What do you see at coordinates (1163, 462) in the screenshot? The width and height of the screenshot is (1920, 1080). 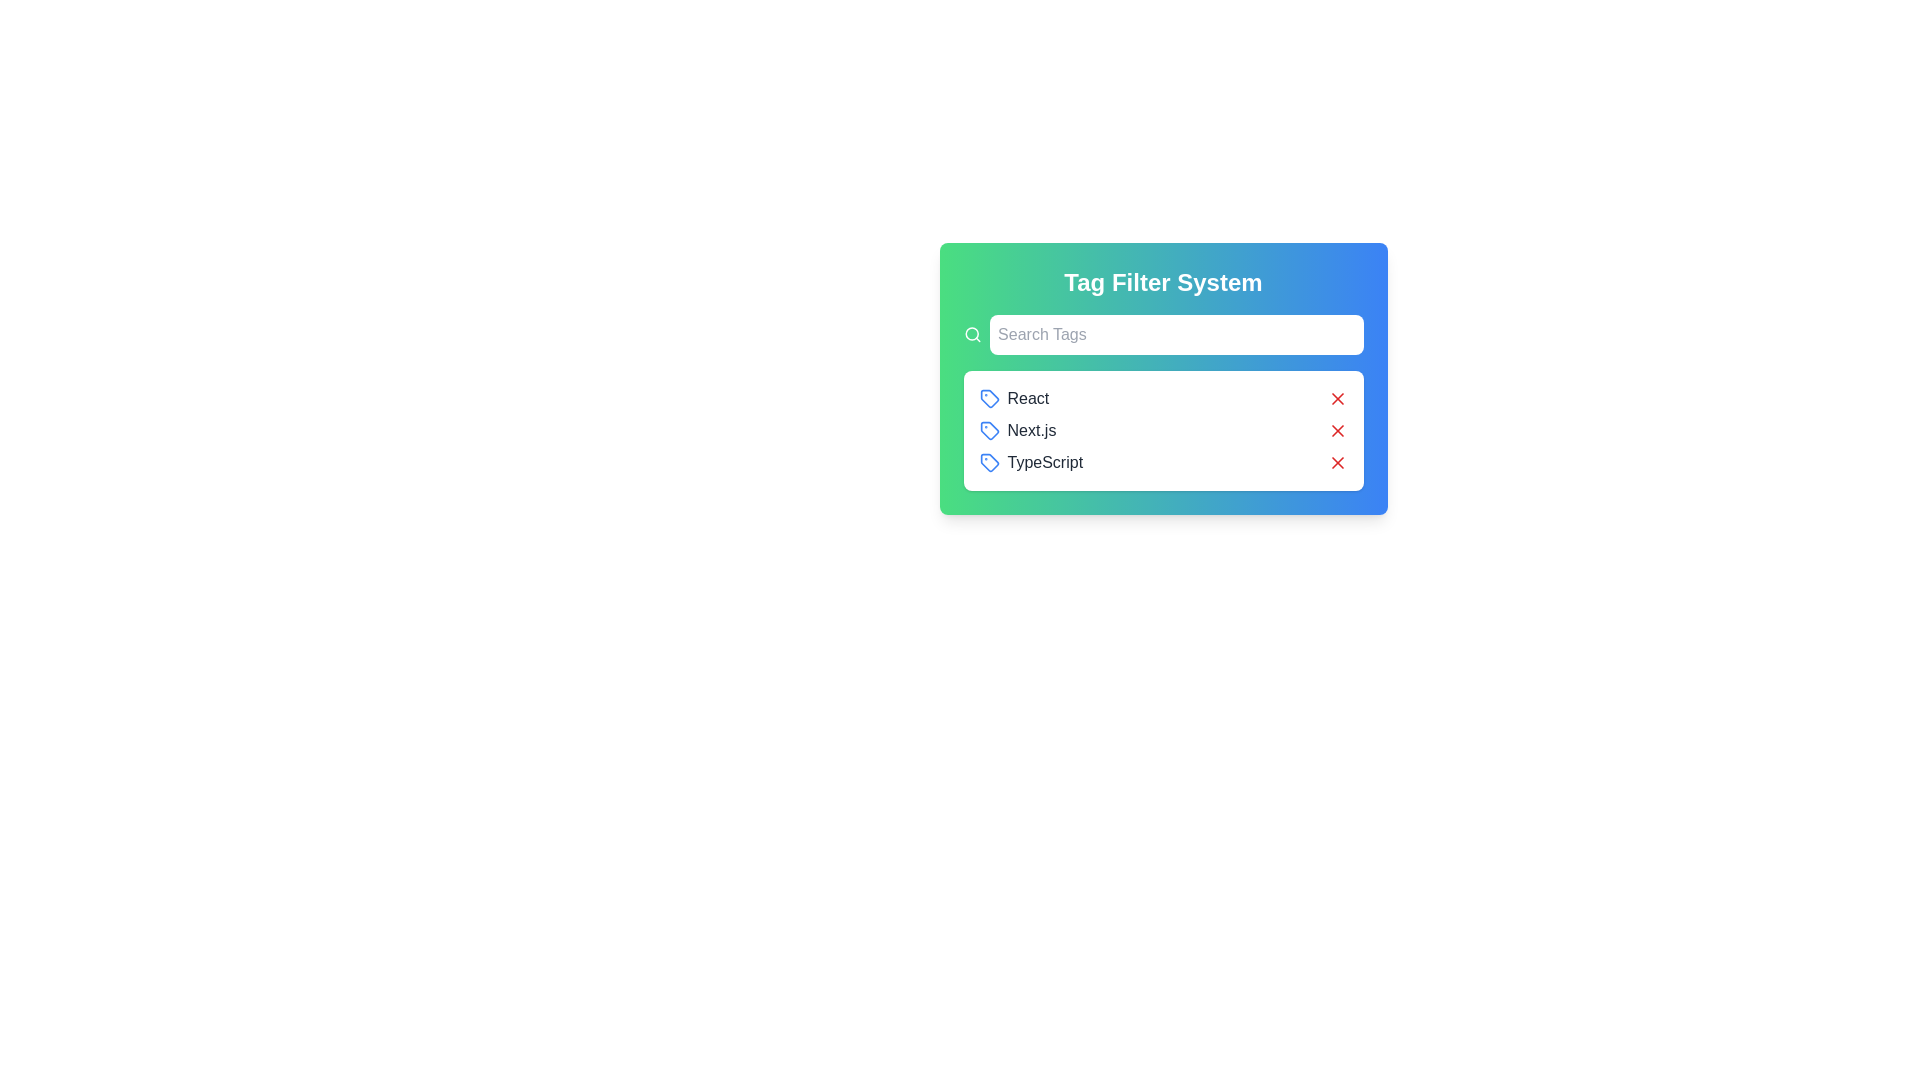 I see `the third row in the vertical list labeled 'TypeScript' by tapping anywhere within the element` at bounding box center [1163, 462].